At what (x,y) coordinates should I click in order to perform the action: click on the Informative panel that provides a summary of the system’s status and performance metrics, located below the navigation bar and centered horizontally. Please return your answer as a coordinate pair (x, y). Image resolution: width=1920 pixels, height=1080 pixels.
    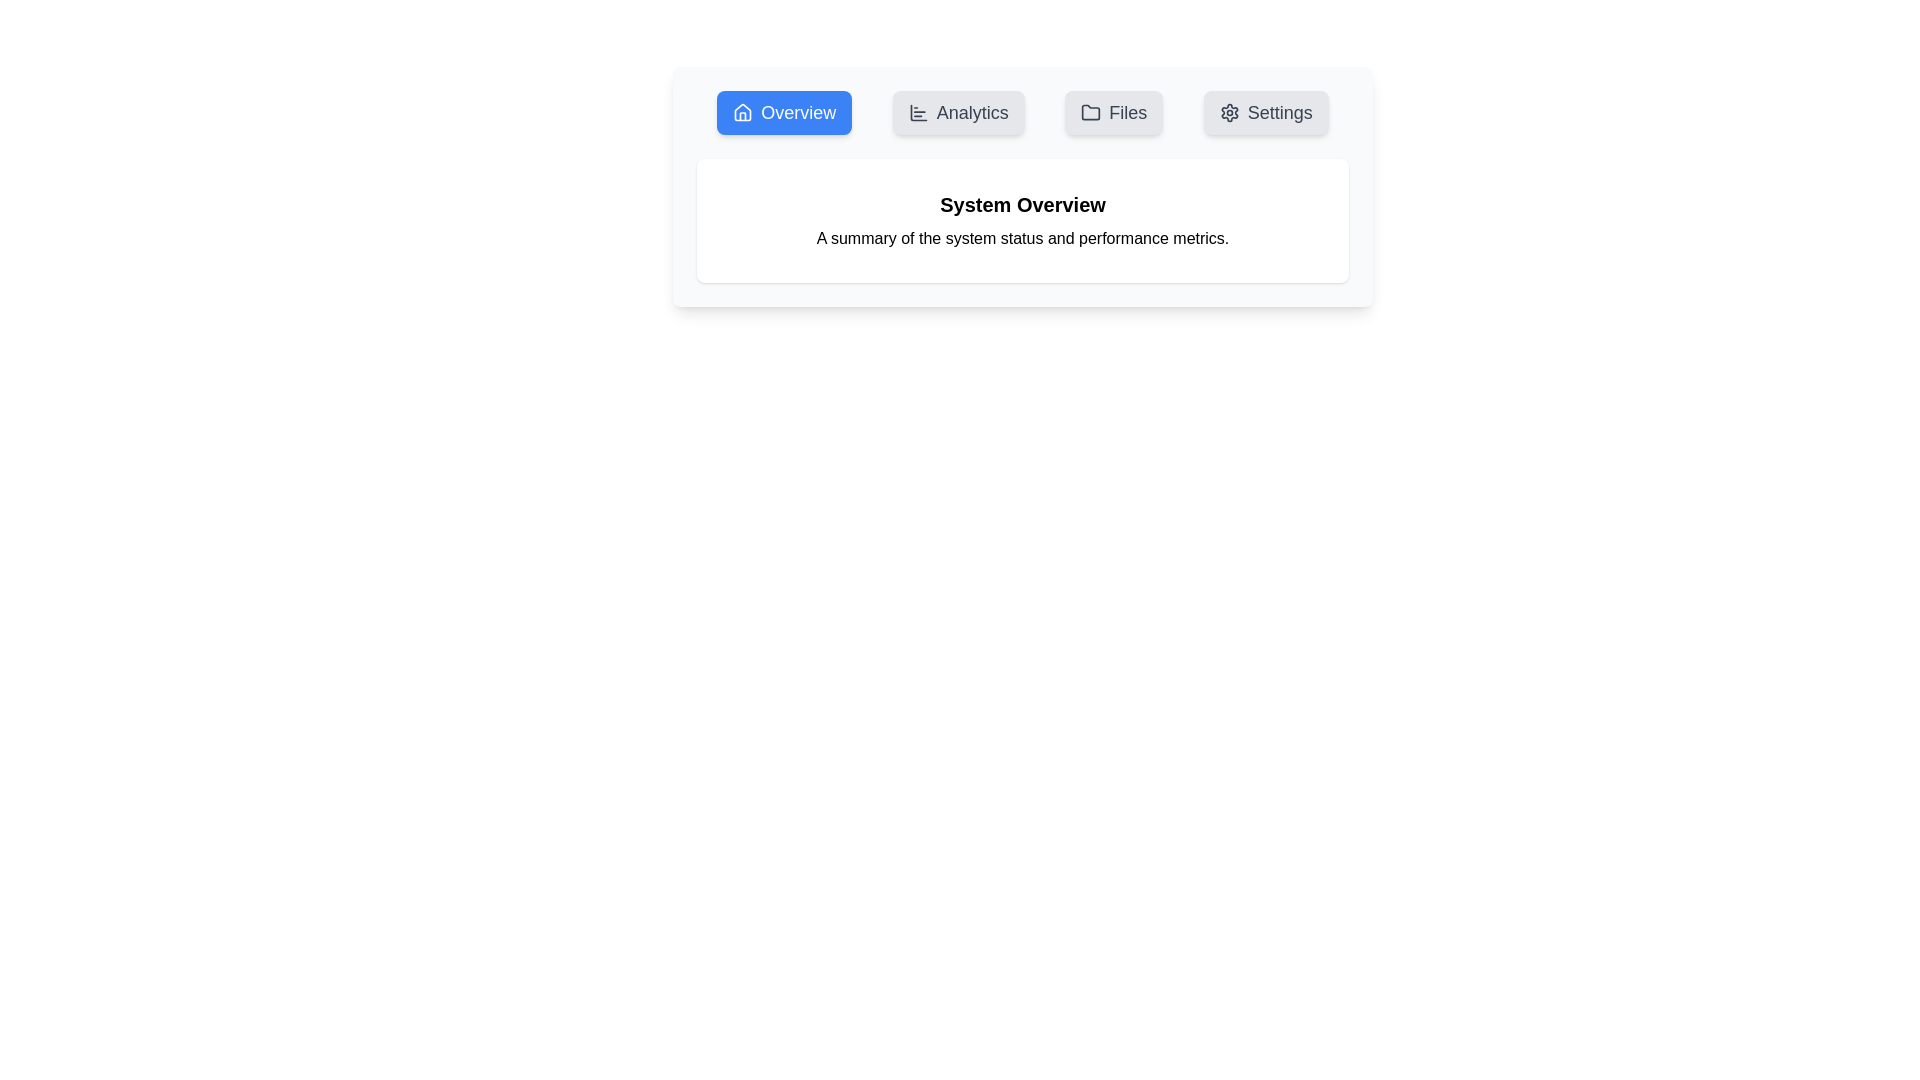
    Looking at the image, I should click on (1022, 186).